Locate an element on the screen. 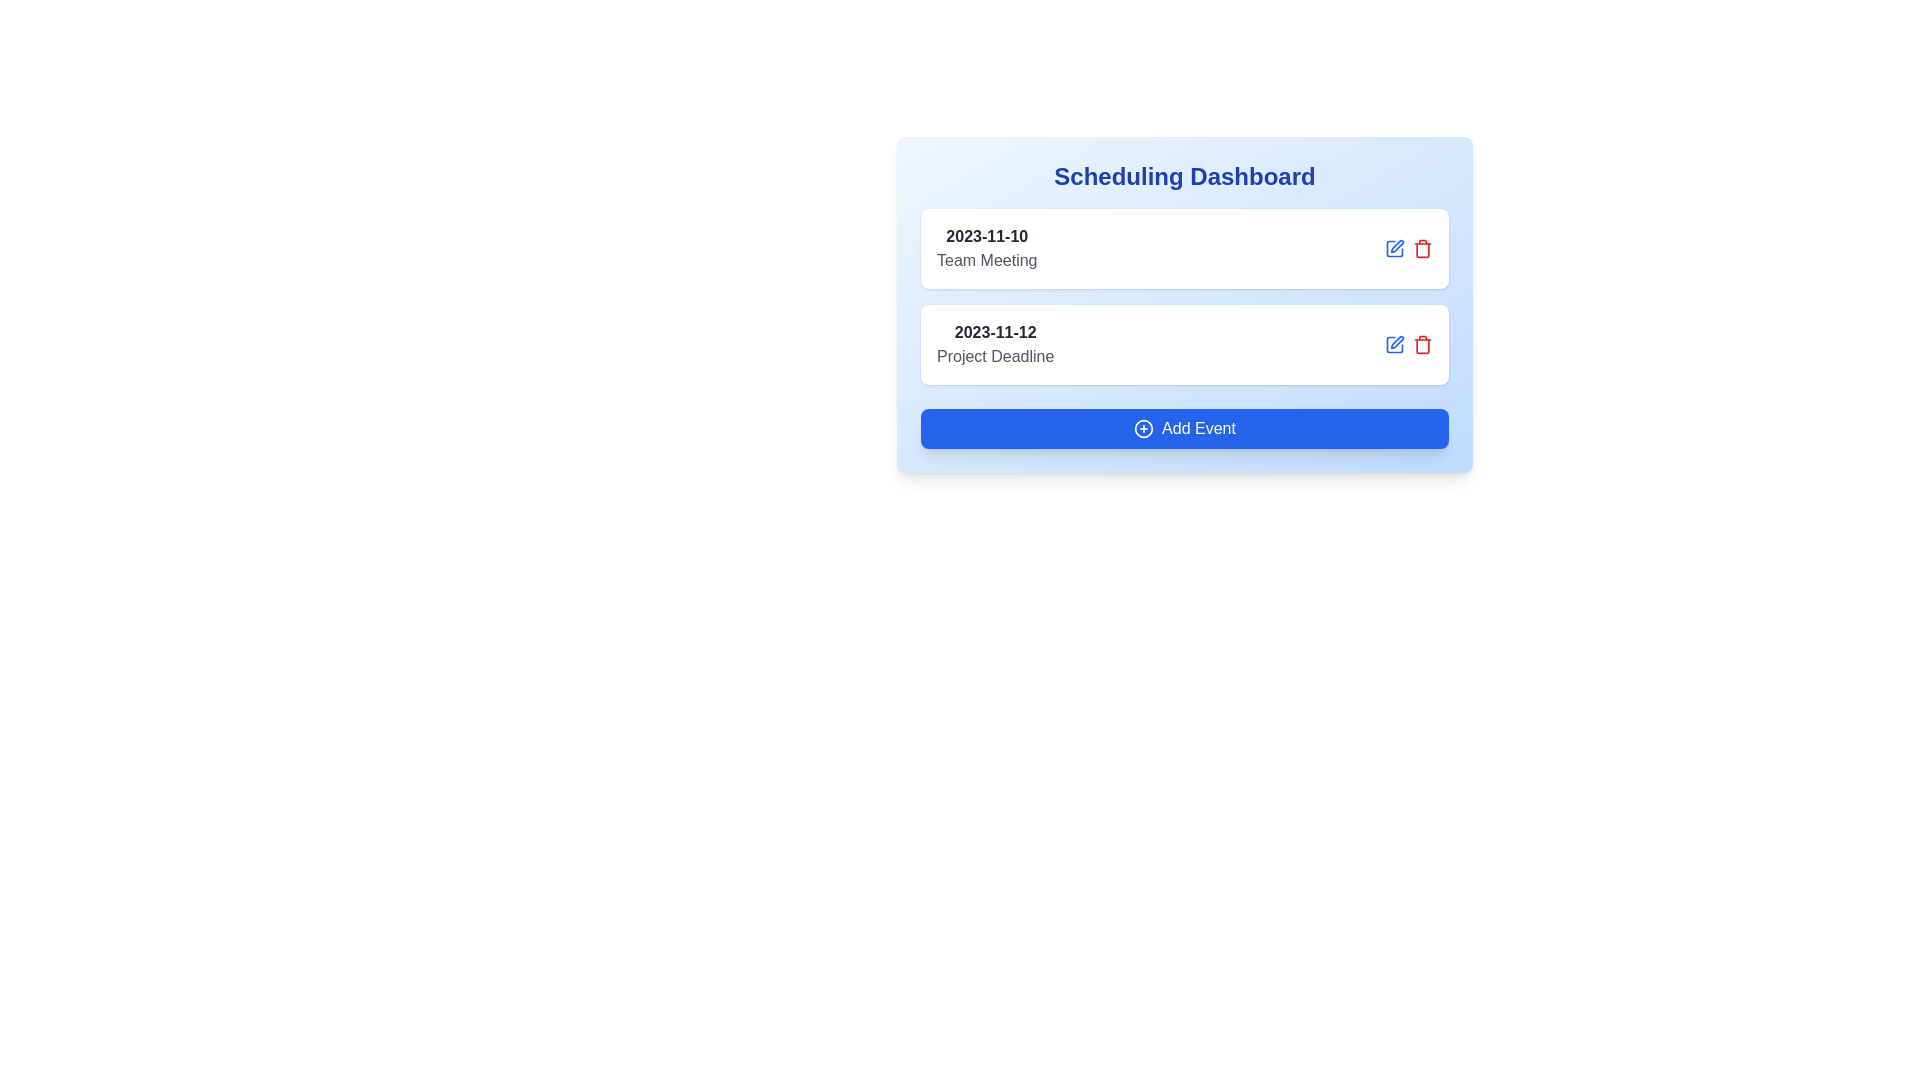  the informational text label that describes an event or task associated with the date '2023-11-10' in the 'Scheduling Dashboard' card is located at coordinates (987, 260).